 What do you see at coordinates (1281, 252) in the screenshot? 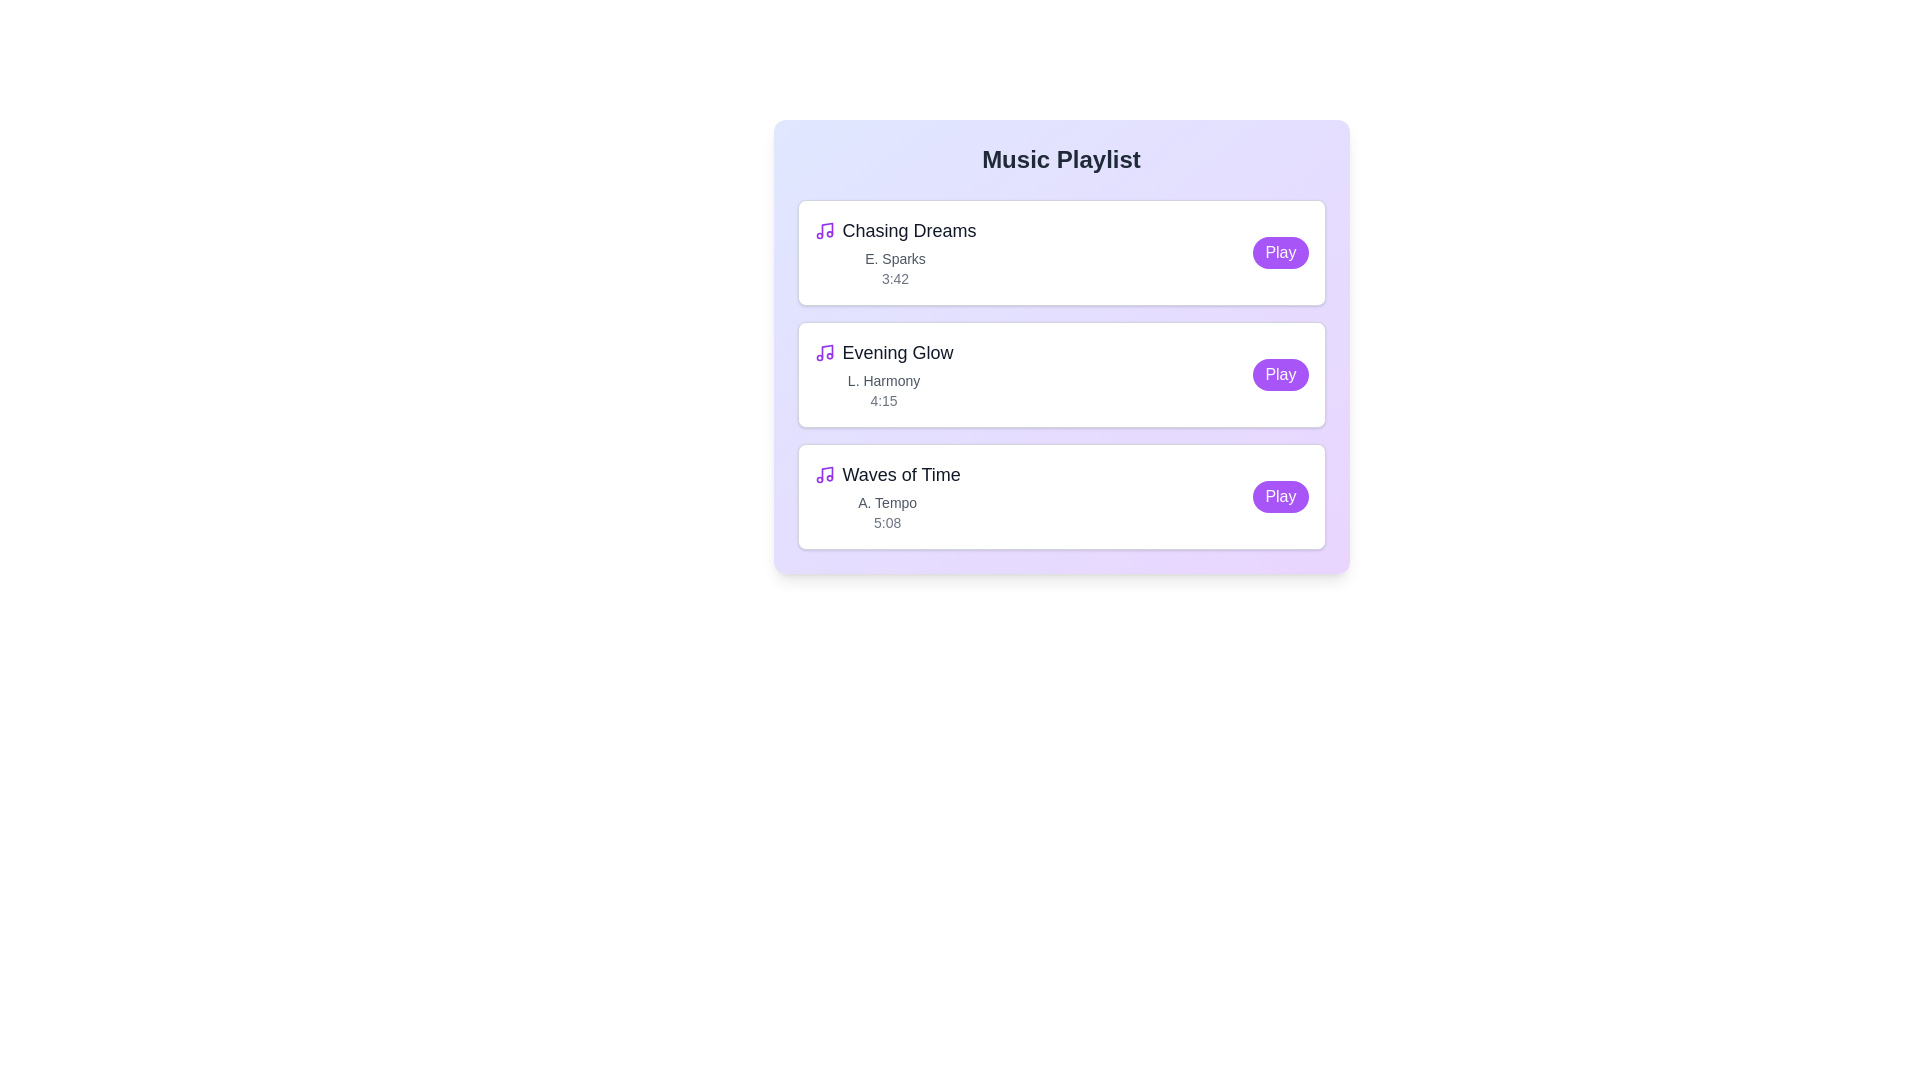
I see `the 'Play' button for the track Chasing Dreams` at bounding box center [1281, 252].